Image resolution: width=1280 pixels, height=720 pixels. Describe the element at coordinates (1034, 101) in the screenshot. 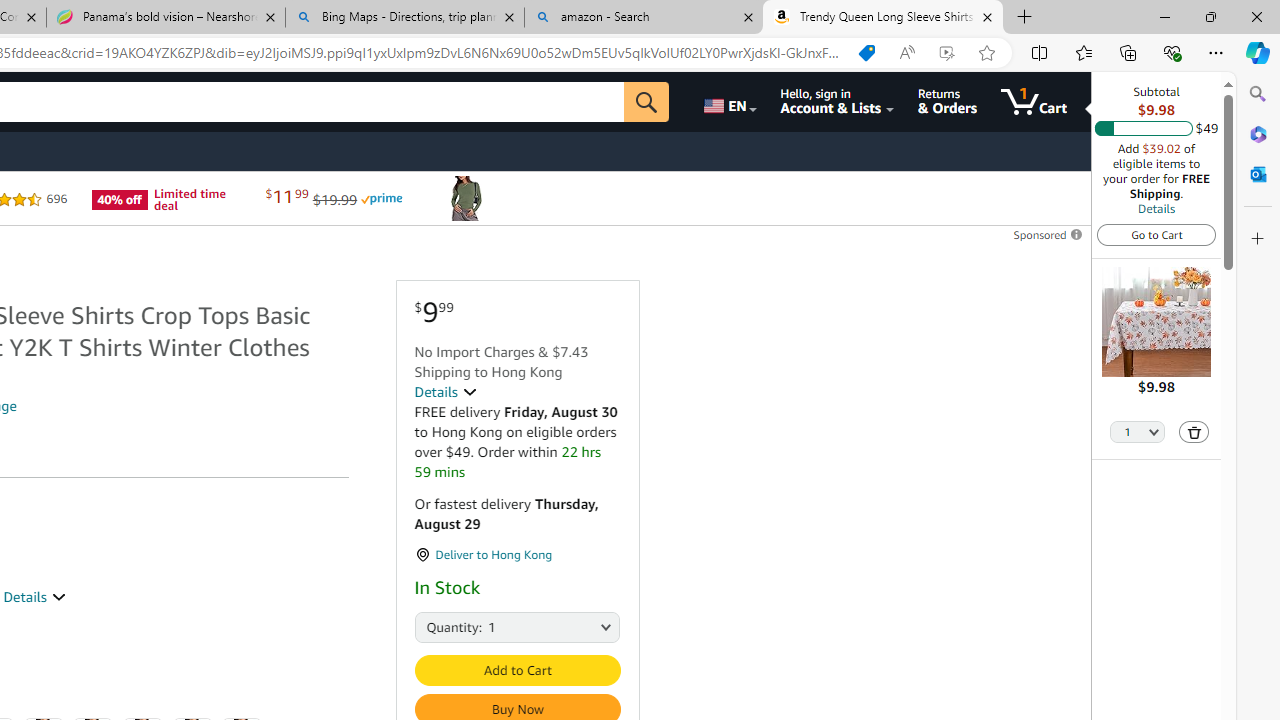

I see `'1 item in cart'` at that location.